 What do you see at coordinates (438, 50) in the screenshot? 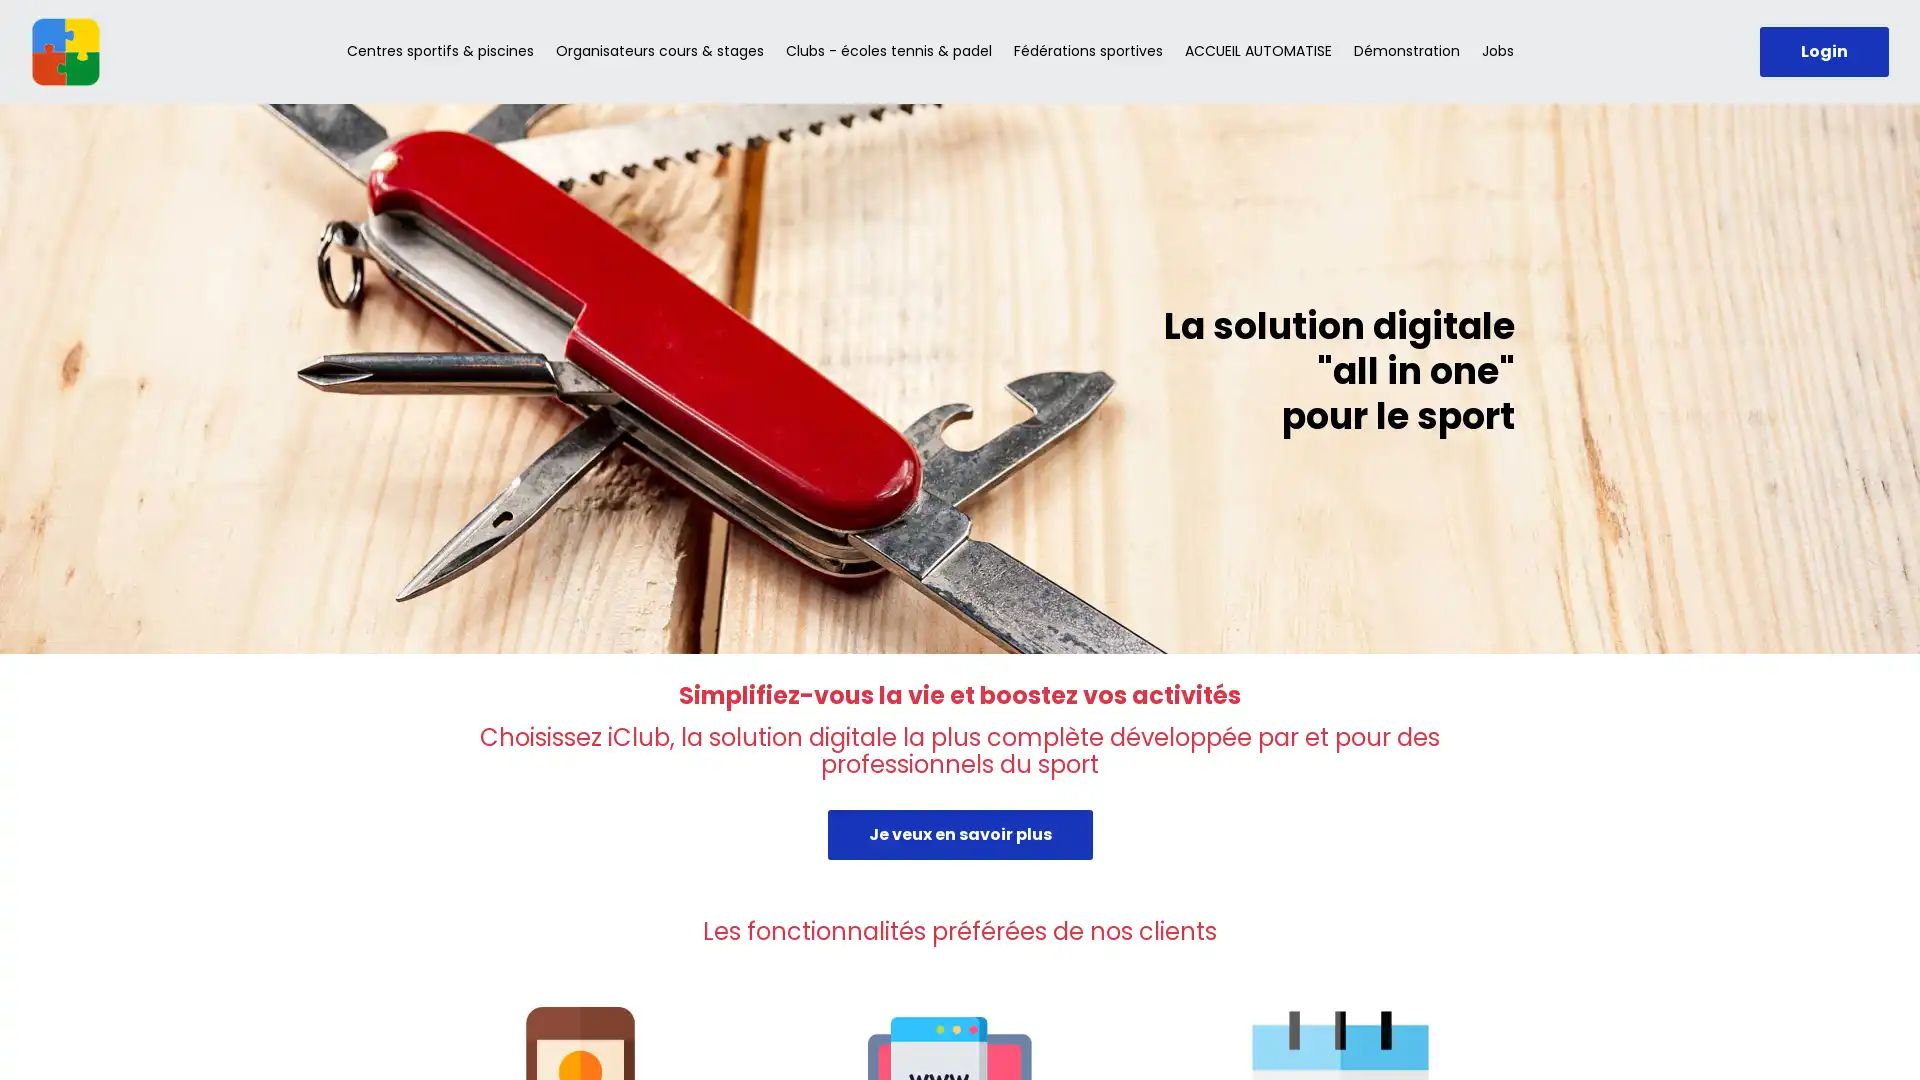
I see `Centres sportifs & piscines` at bounding box center [438, 50].